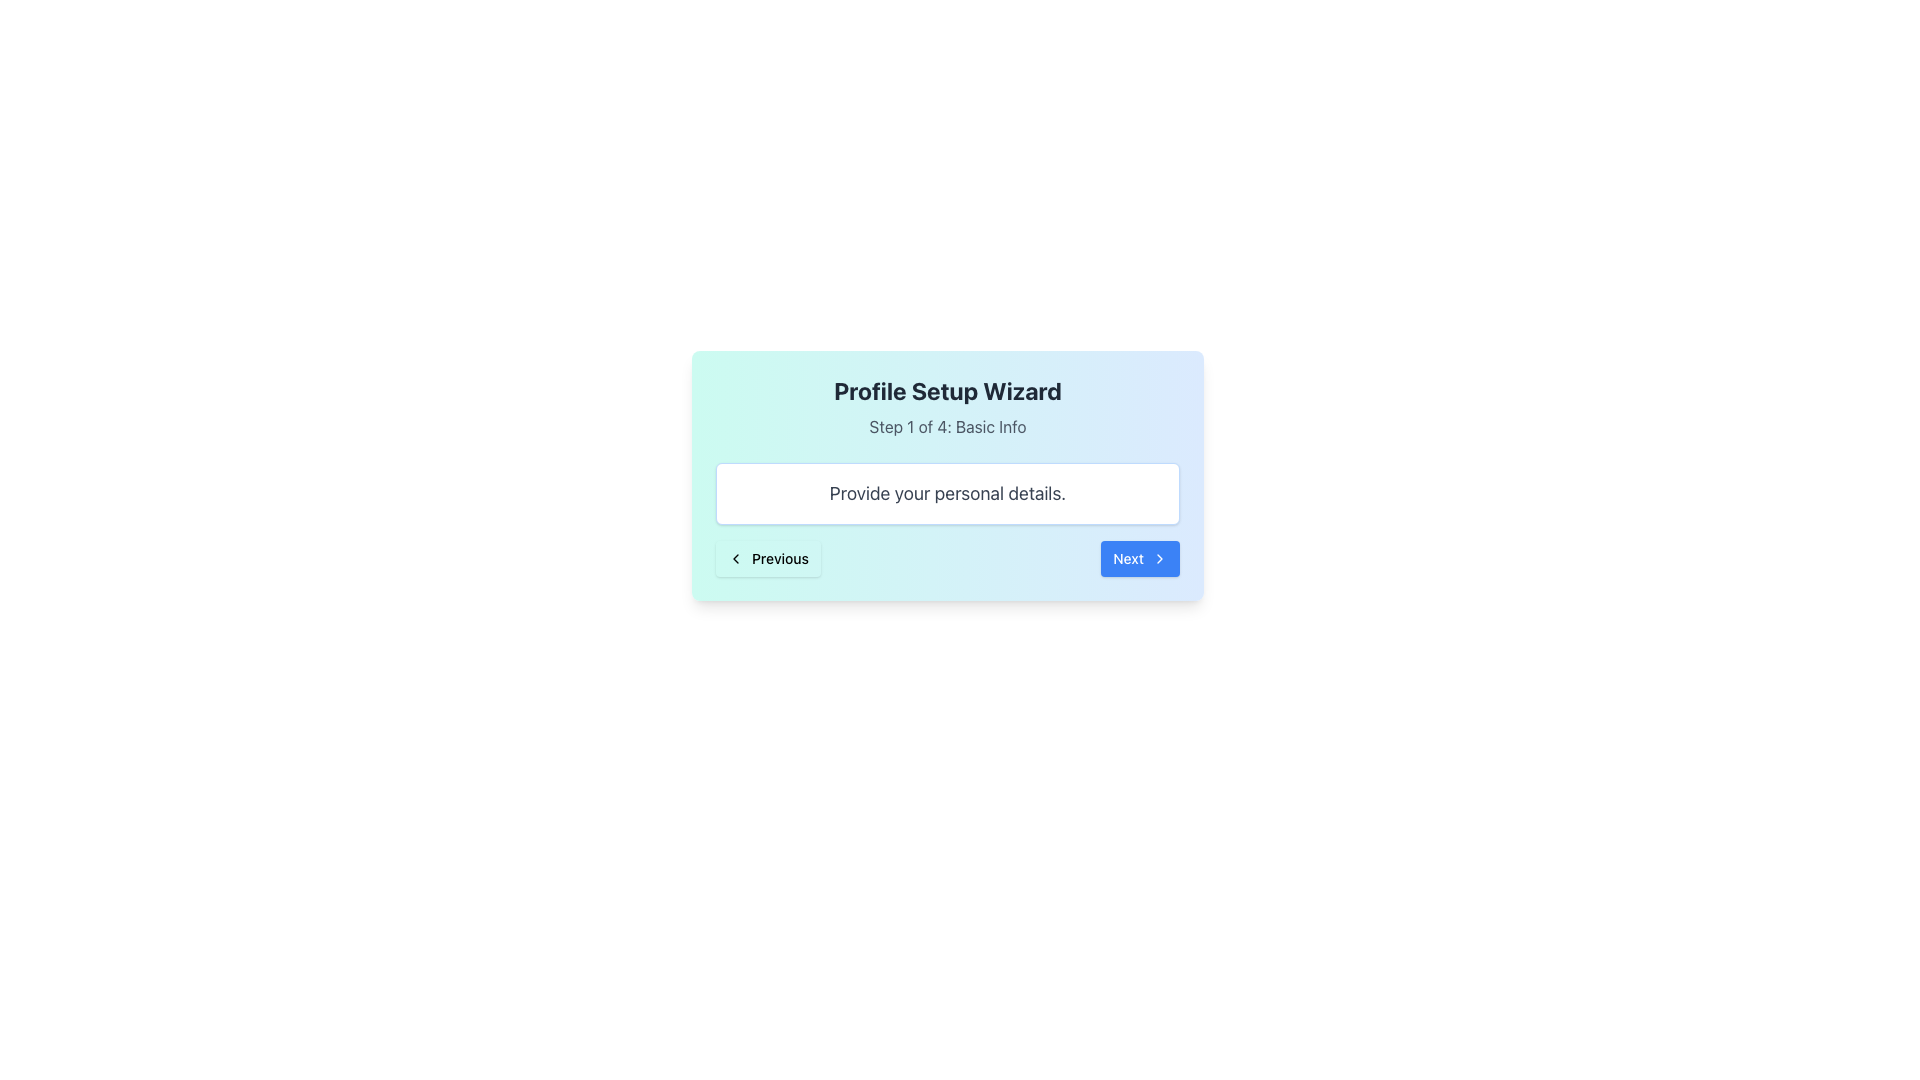 The image size is (1920, 1080). I want to click on the rightward-pointing chevron icon within the blue 'Next' button located towards the bottom-right side of the interface, so click(1160, 559).